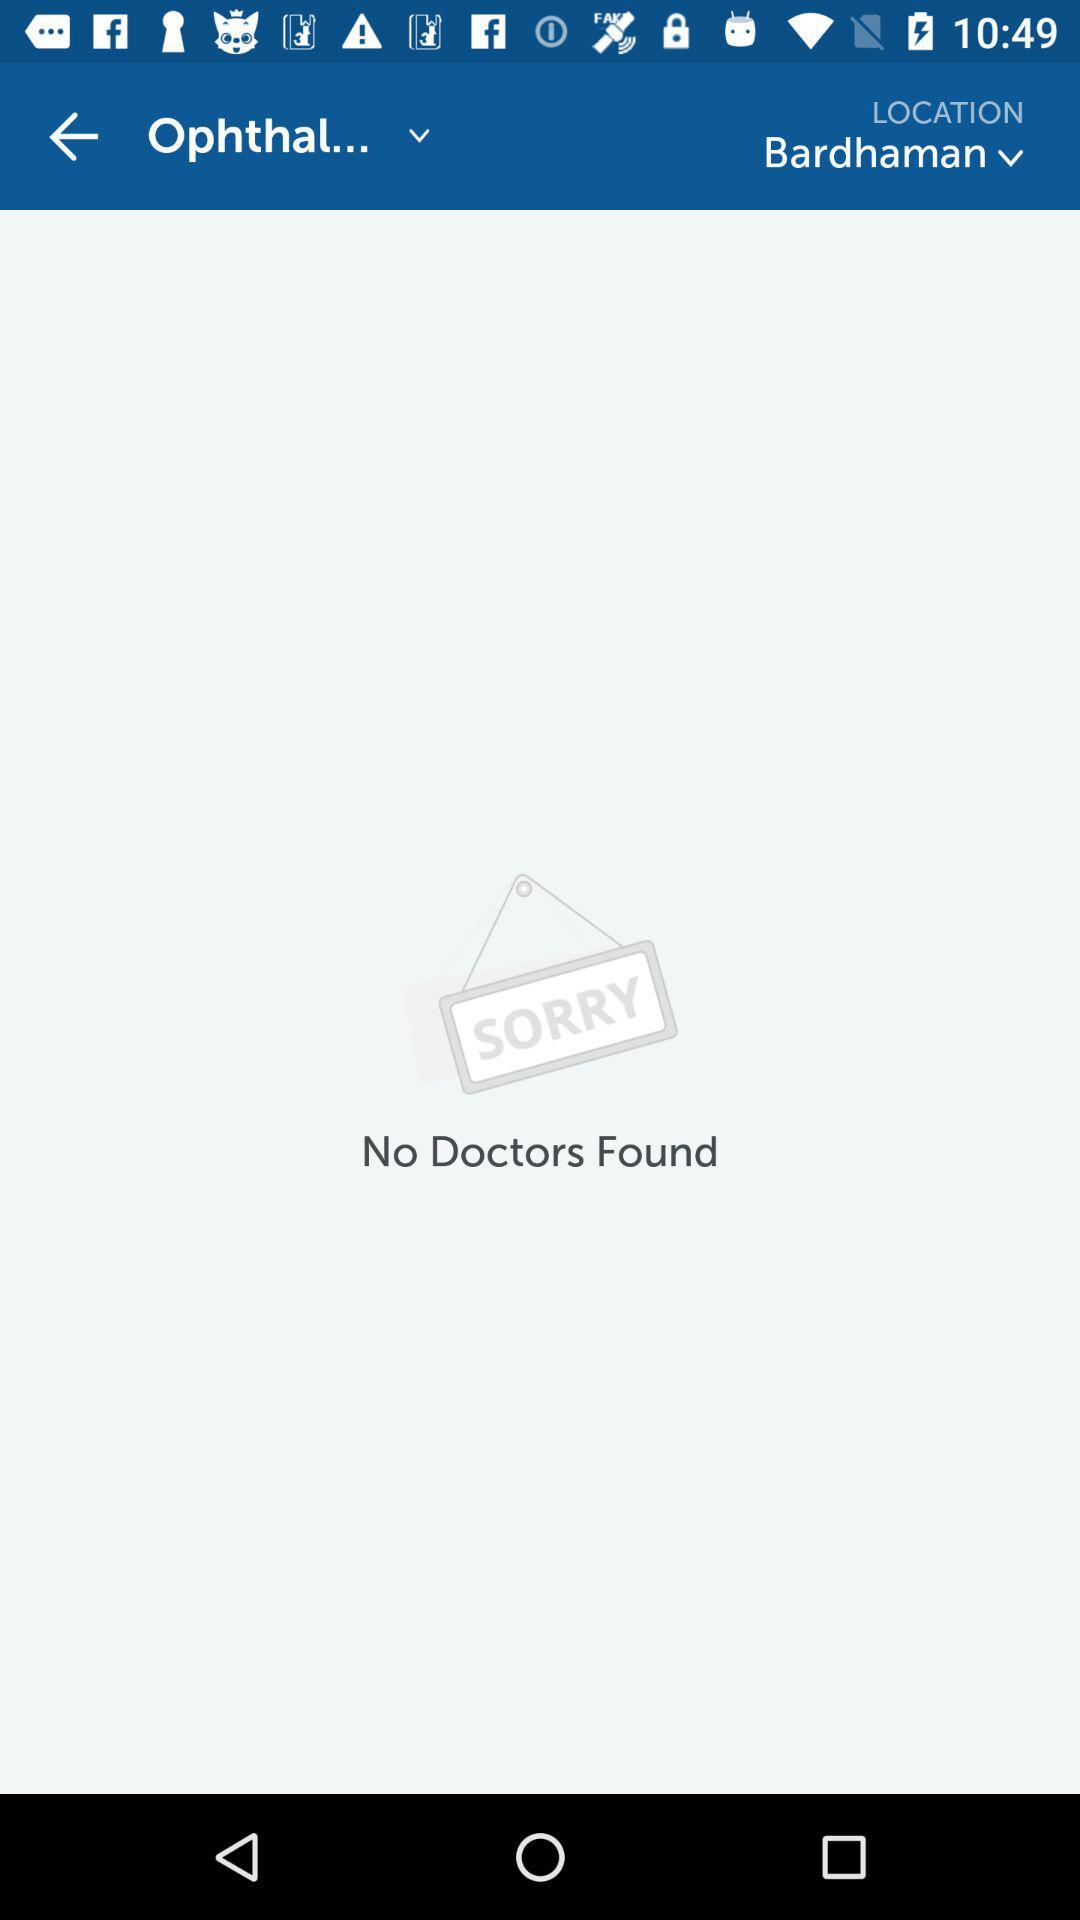 The width and height of the screenshot is (1080, 1920). Describe the element at coordinates (72, 135) in the screenshot. I see `the icon to the left of ophthalmologist icon` at that location.